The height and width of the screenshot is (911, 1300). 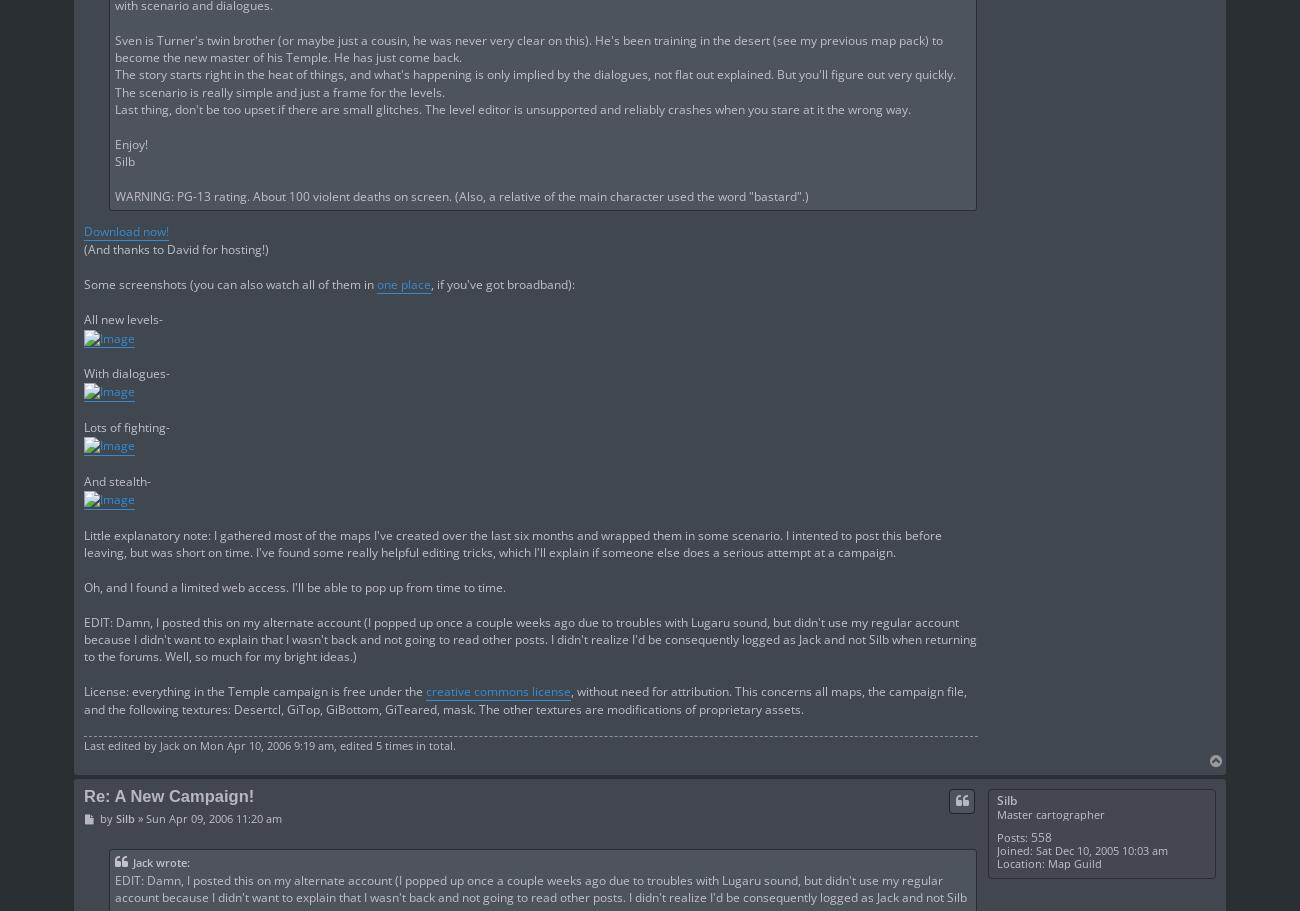 I want to click on 'License: everything in the Temple campaign is free under the', so click(x=254, y=689).